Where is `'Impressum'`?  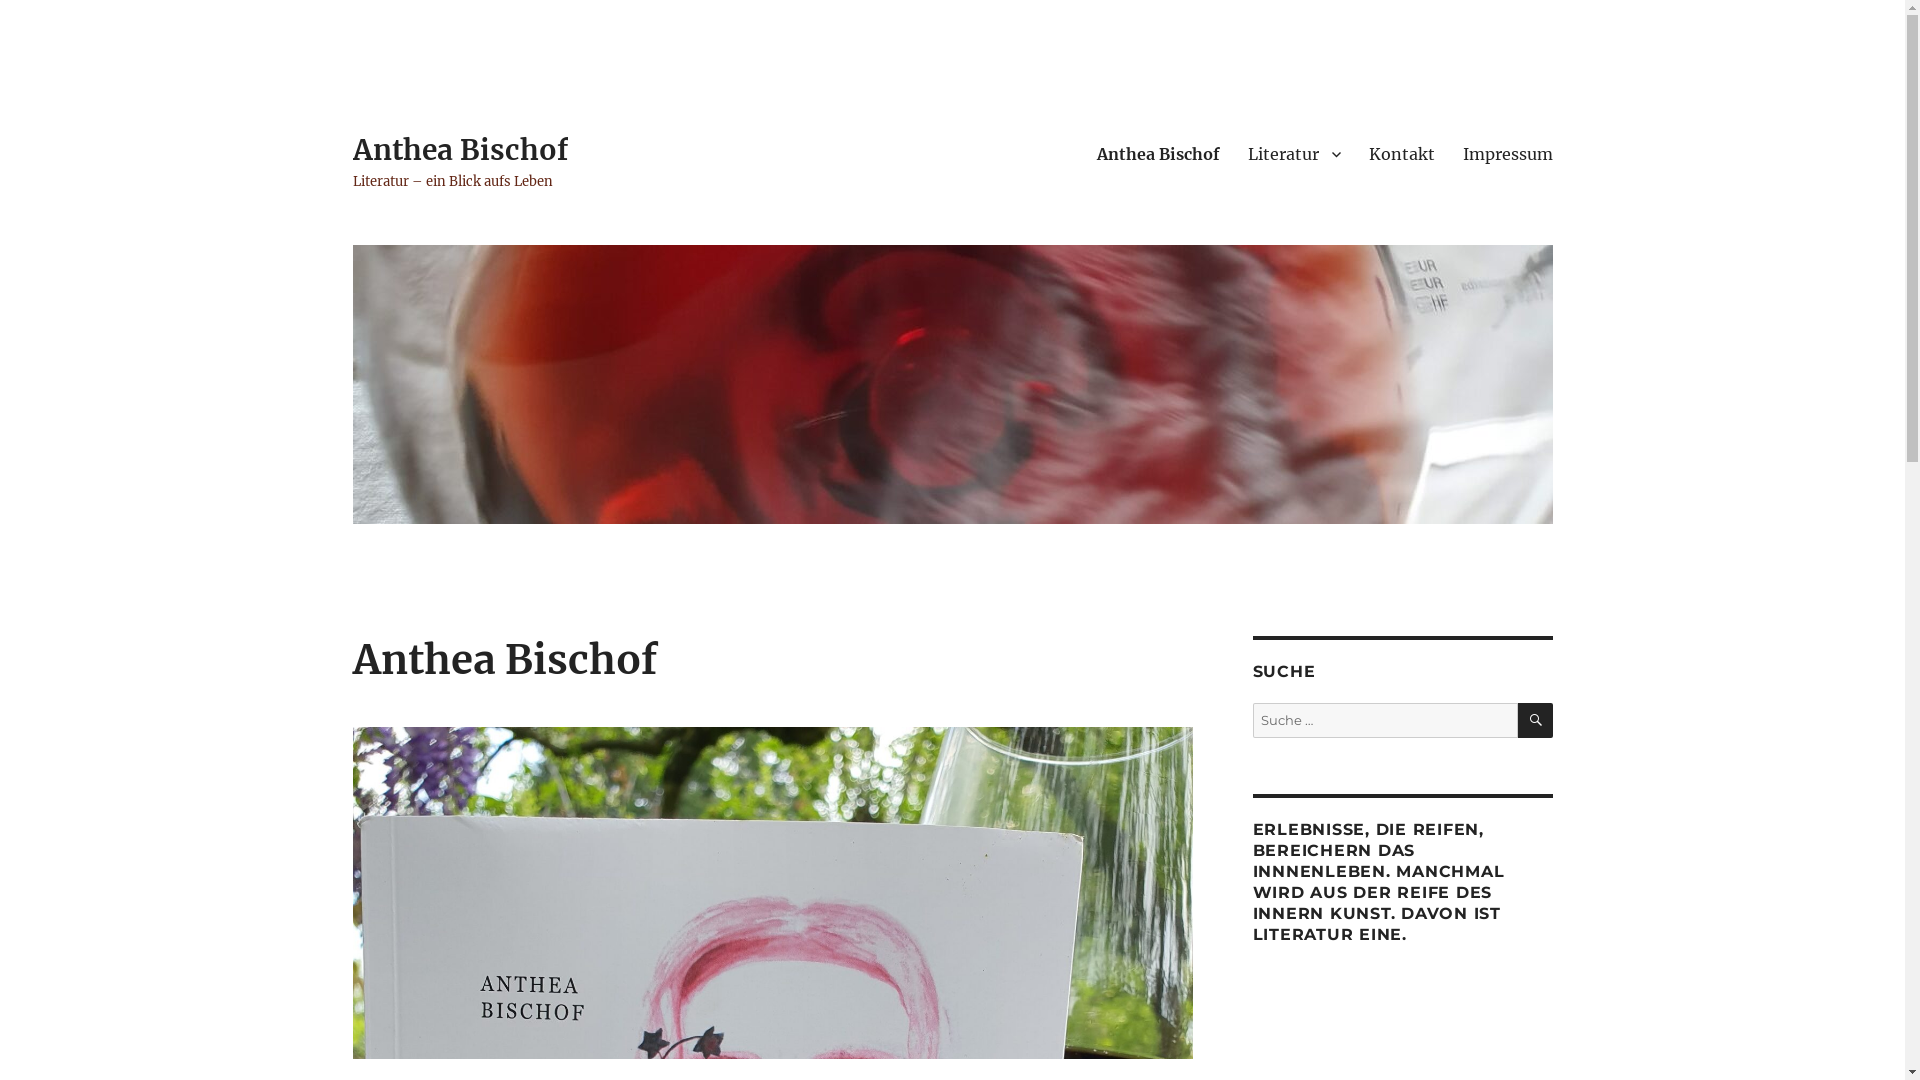 'Impressum' is located at coordinates (1507, 153).